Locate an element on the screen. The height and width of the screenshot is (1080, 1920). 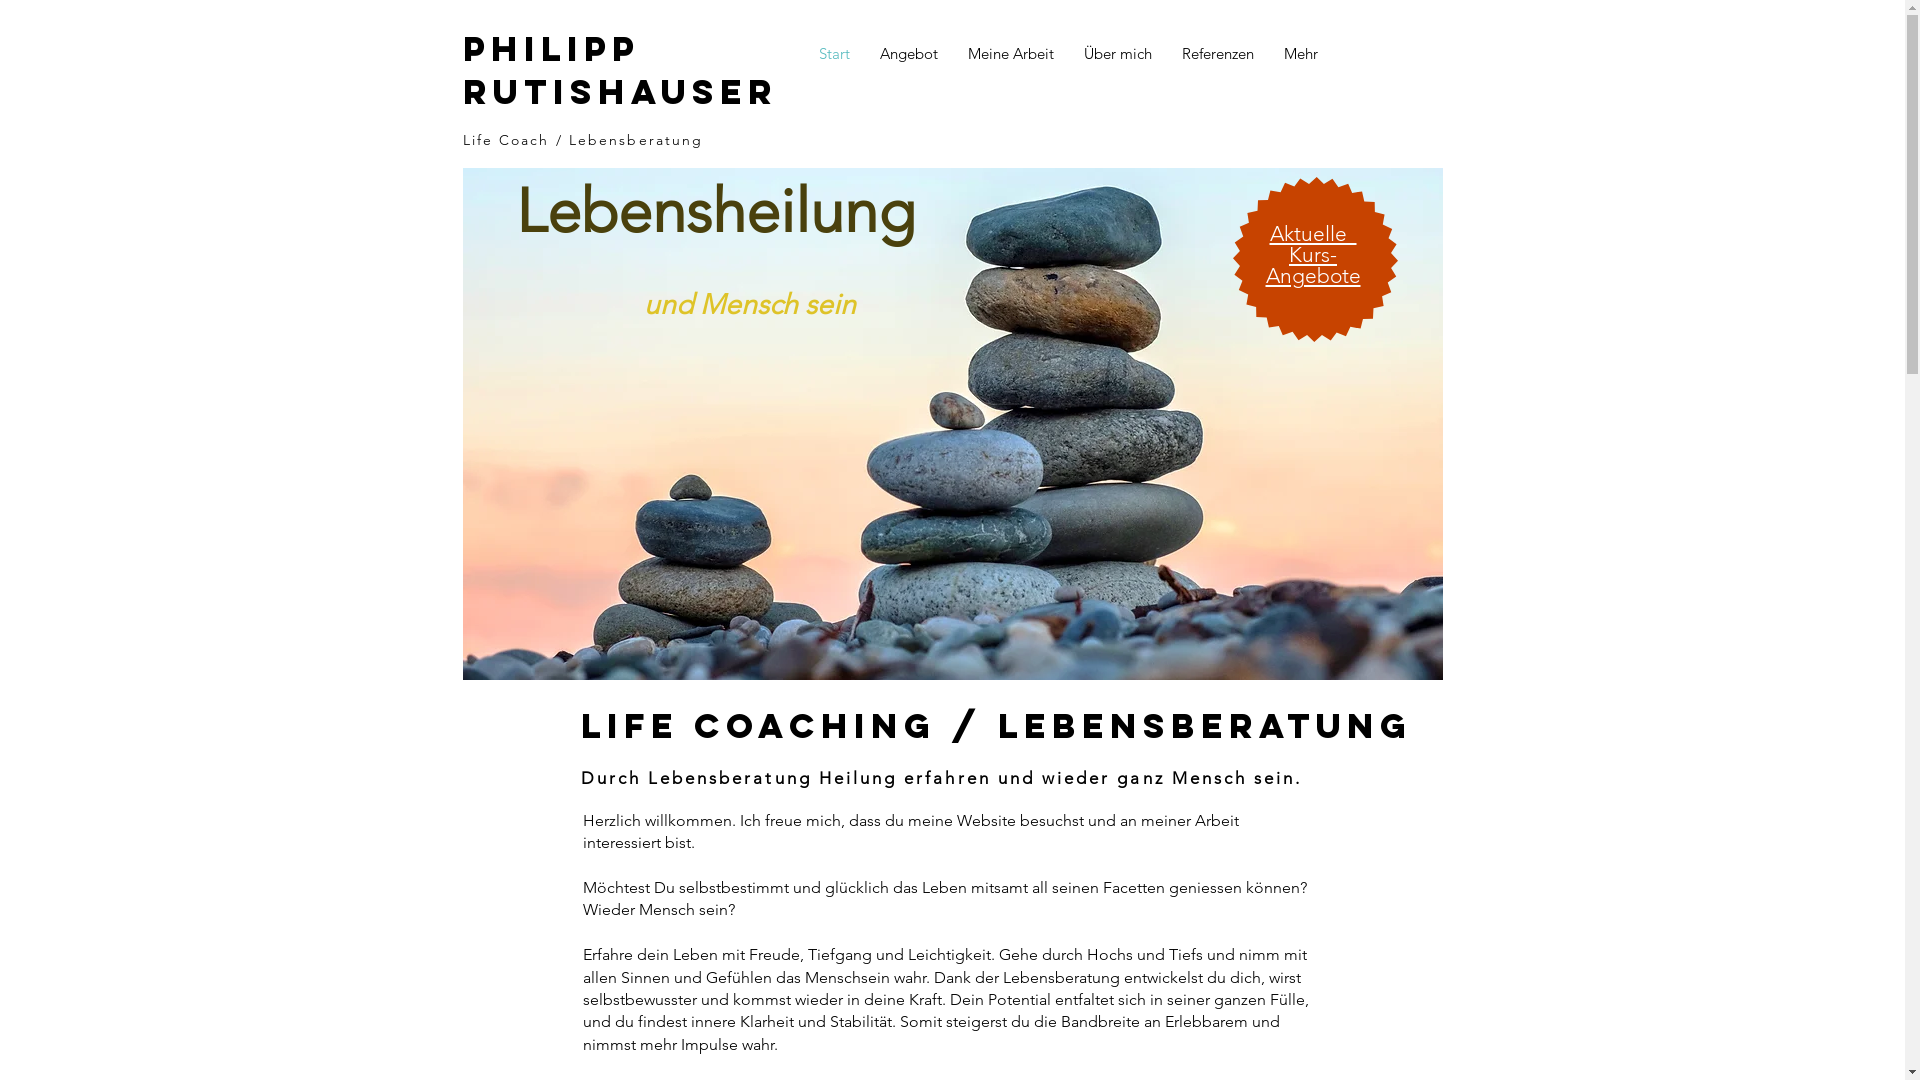
'Start' is located at coordinates (834, 53).